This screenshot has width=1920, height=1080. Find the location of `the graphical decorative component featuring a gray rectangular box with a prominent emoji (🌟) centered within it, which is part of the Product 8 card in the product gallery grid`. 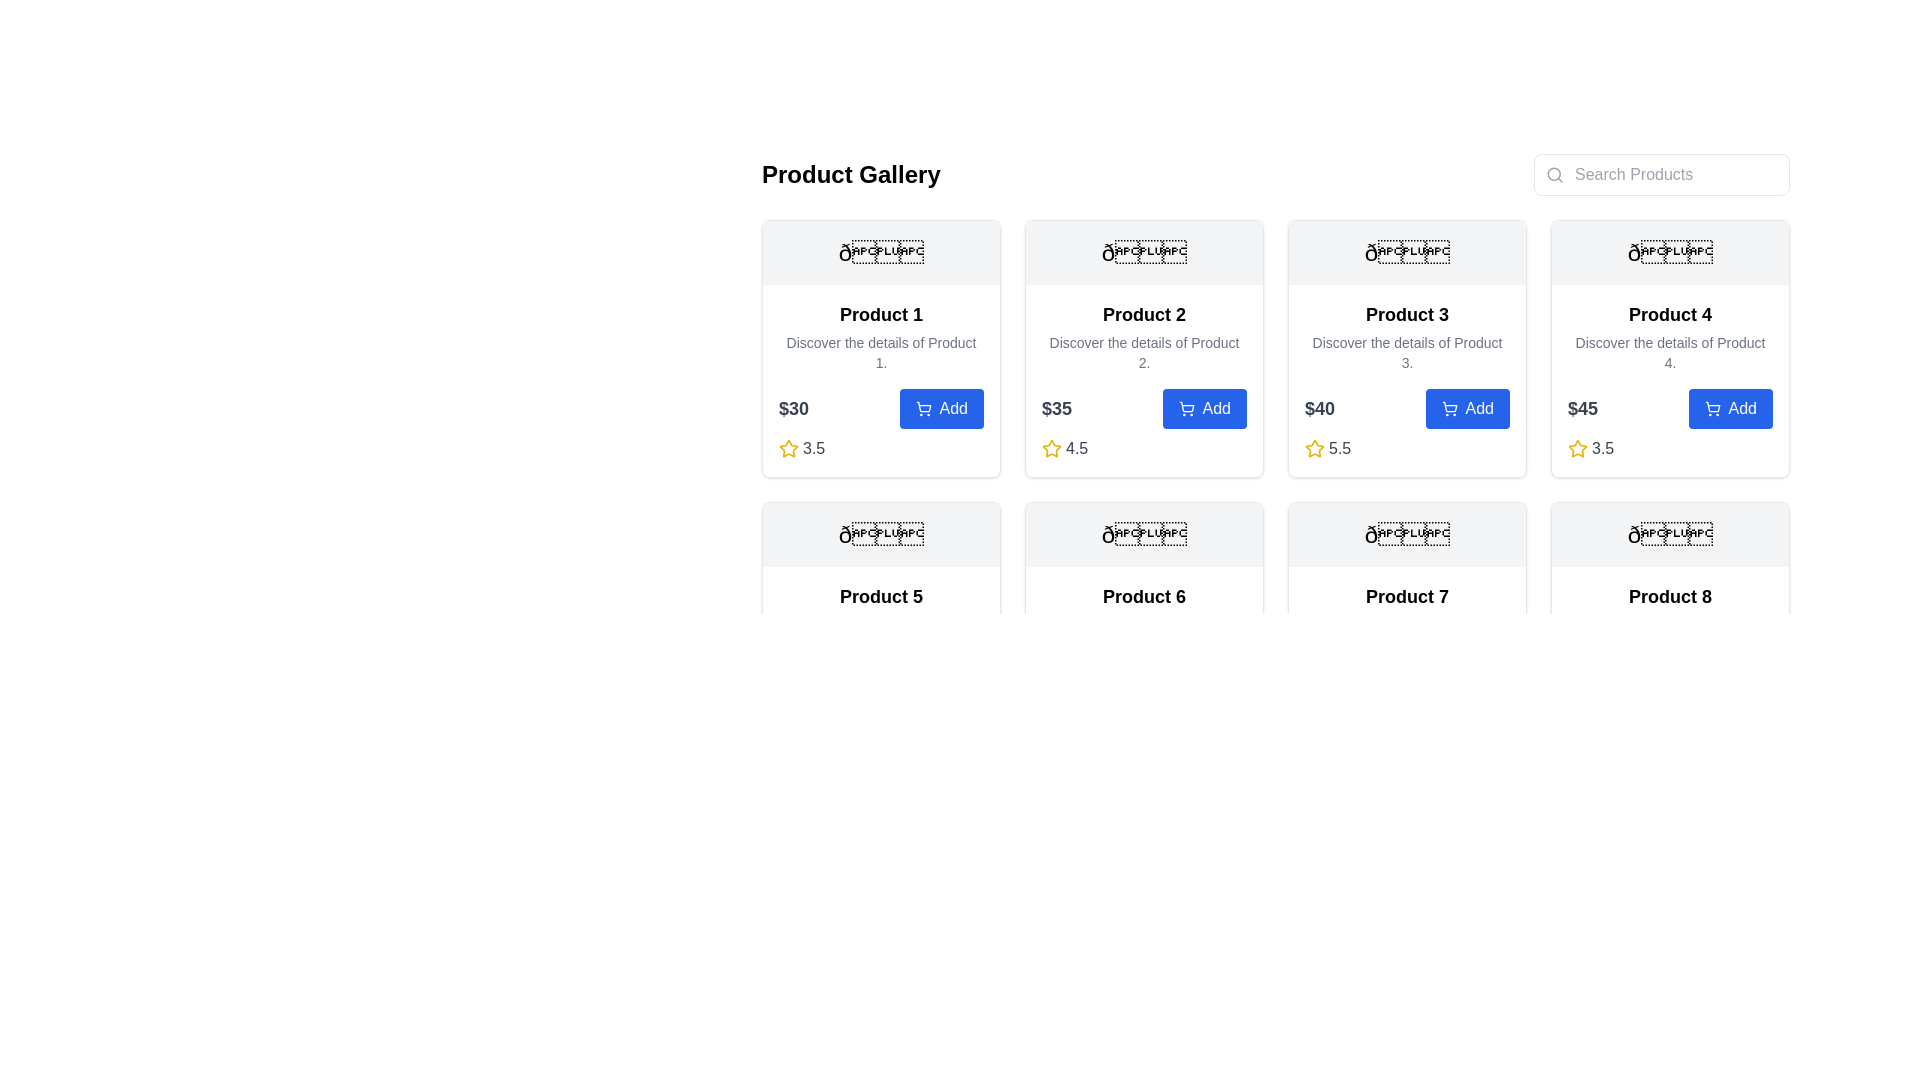

the graphical decorative component featuring a gray rectangular box with a prominent emoji (🌟) centered within it, which is part of the Product 8 card in the product gallery grid is located at coordinates (1670, 534).